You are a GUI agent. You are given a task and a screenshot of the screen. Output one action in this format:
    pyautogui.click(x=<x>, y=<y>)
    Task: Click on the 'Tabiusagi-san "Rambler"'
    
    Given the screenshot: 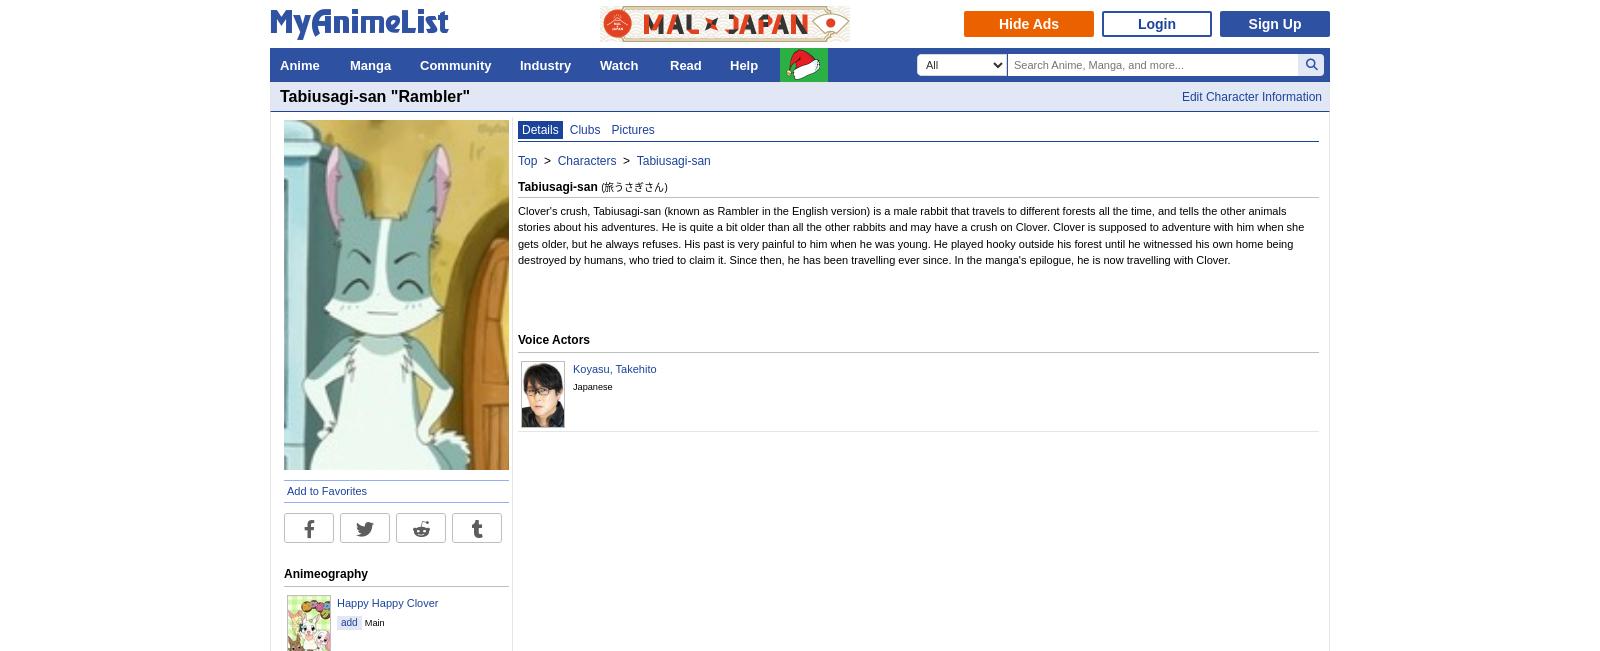 What is the action you would take?
    pyautogui.click(x=375, y=95)
    